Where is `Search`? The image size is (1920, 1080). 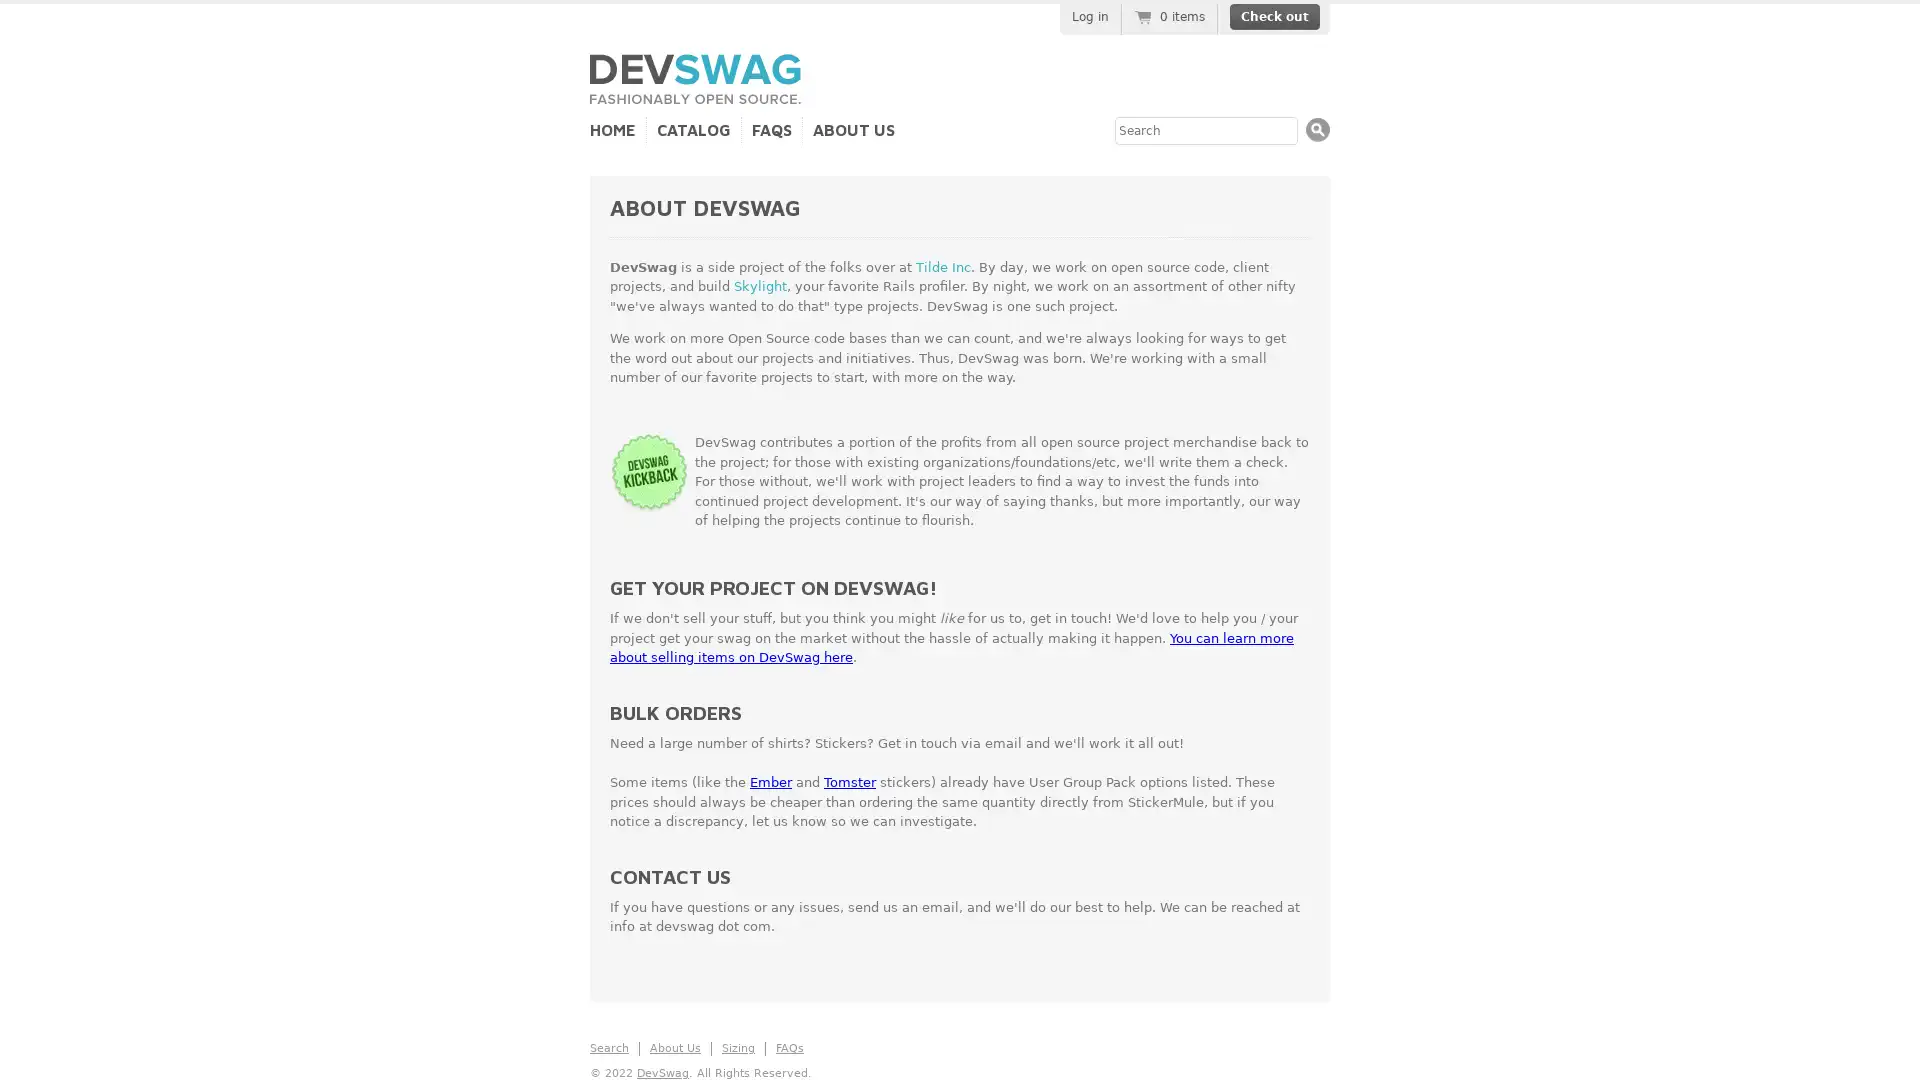
Search is located at coordinates (1318, 129).